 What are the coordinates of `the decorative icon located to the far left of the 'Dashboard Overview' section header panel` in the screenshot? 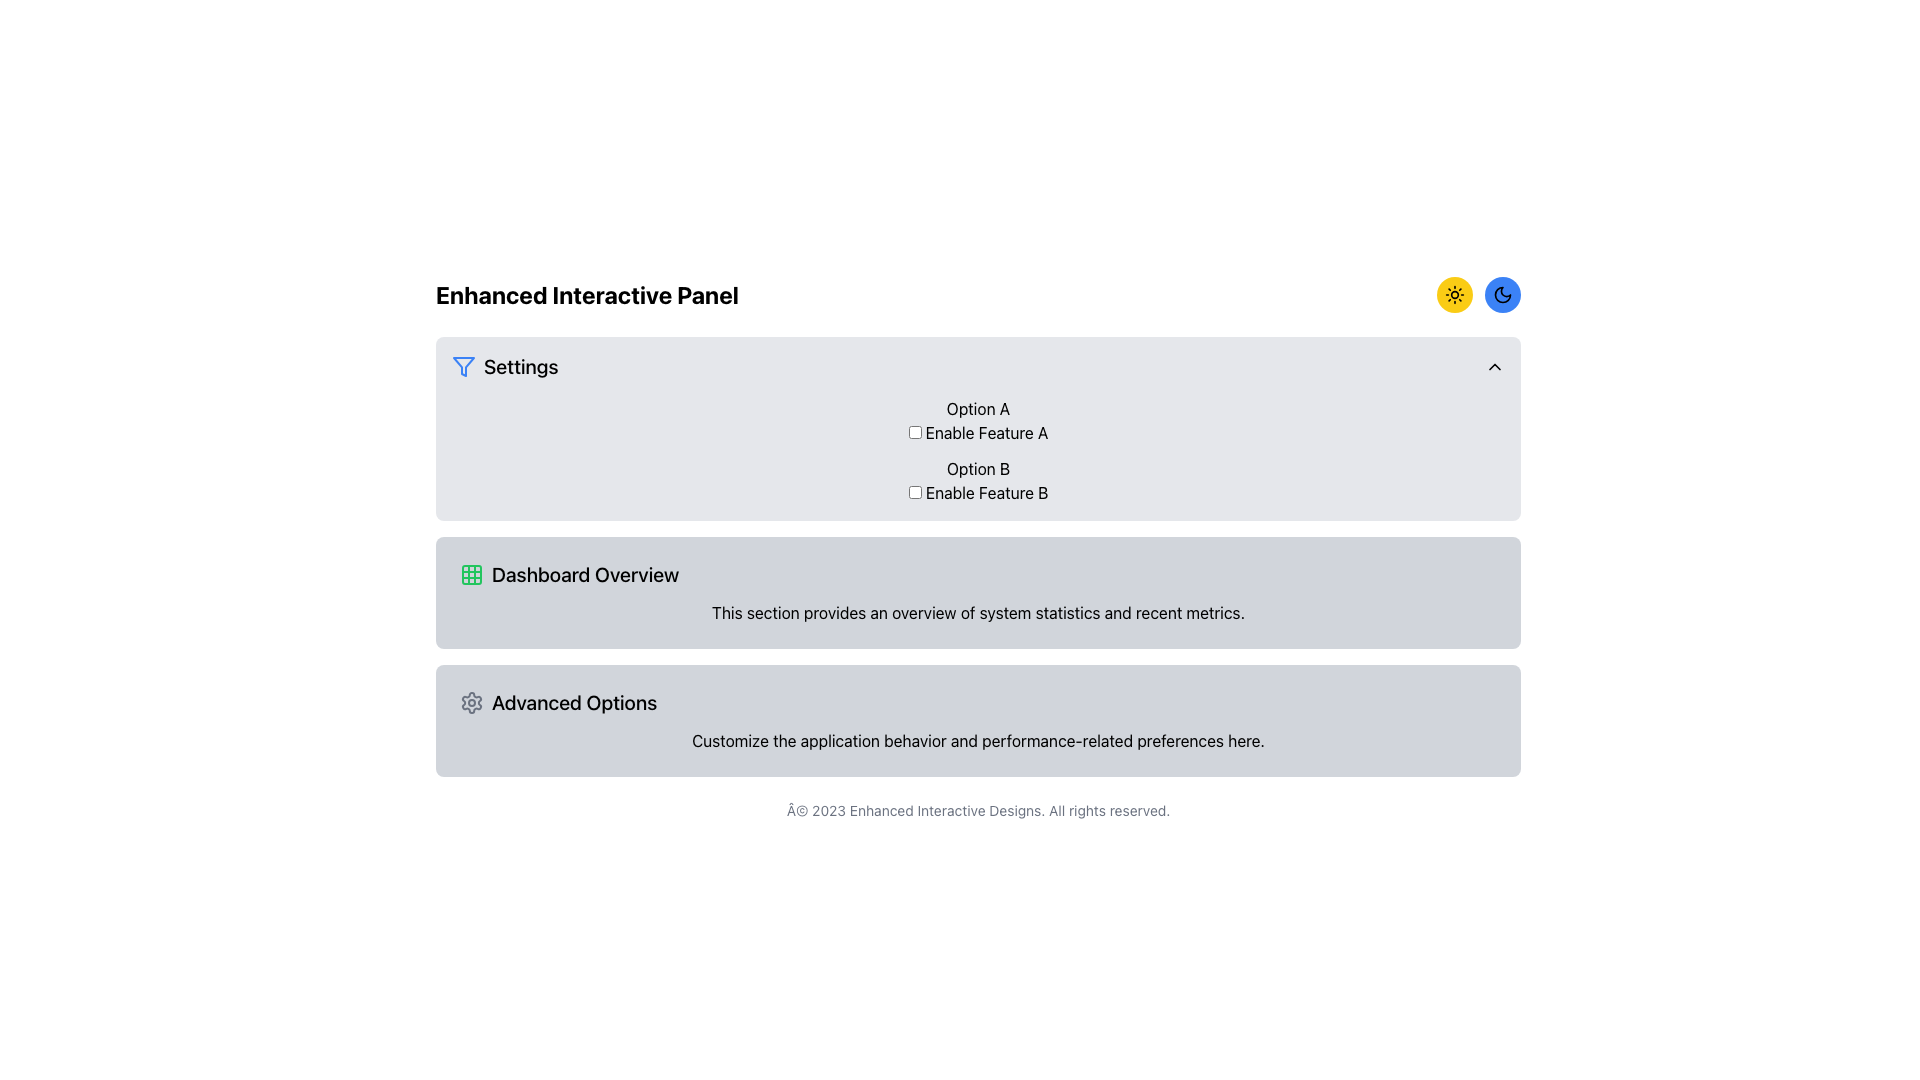 It's located at (470, 574).